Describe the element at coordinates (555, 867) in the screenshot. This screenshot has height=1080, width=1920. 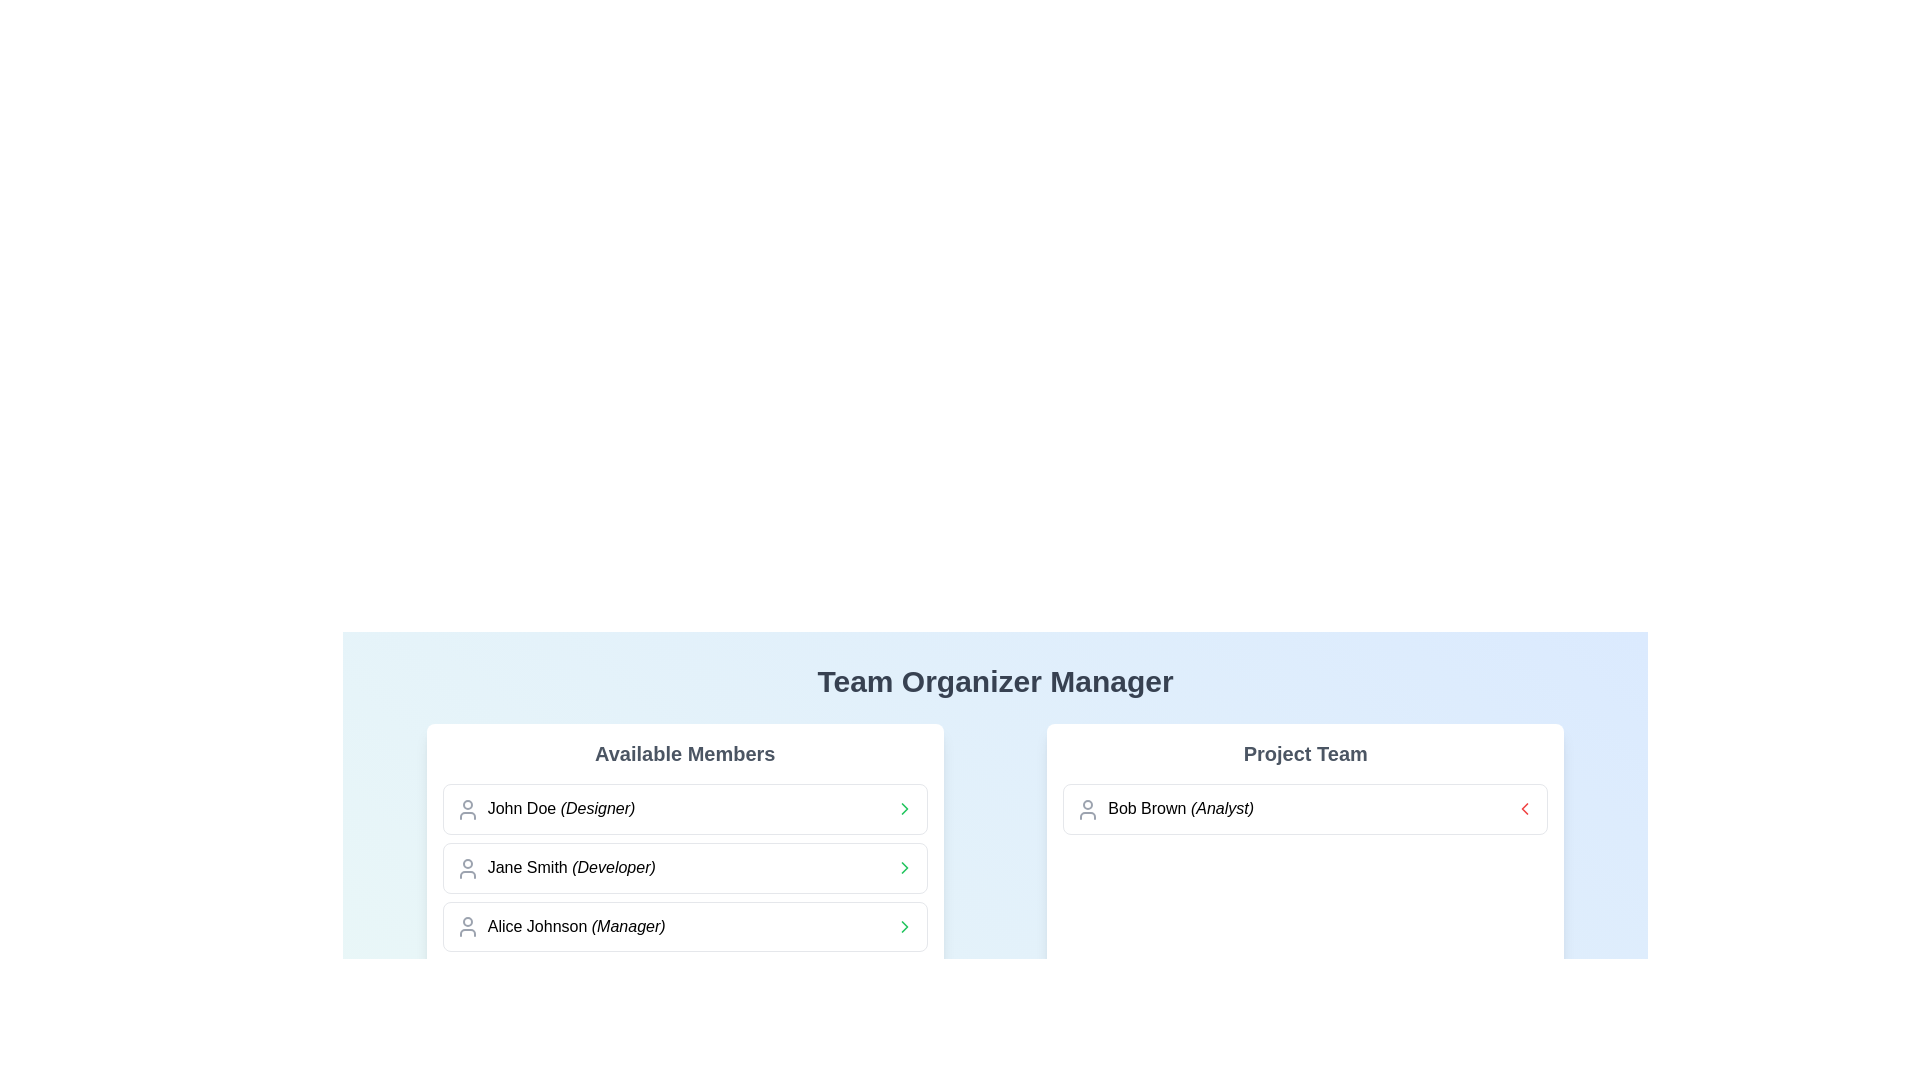
I see `the text label displaying 'Jane Smith (Developer)' in the 'Available Members' section, which is the second entry in the list` at that location.